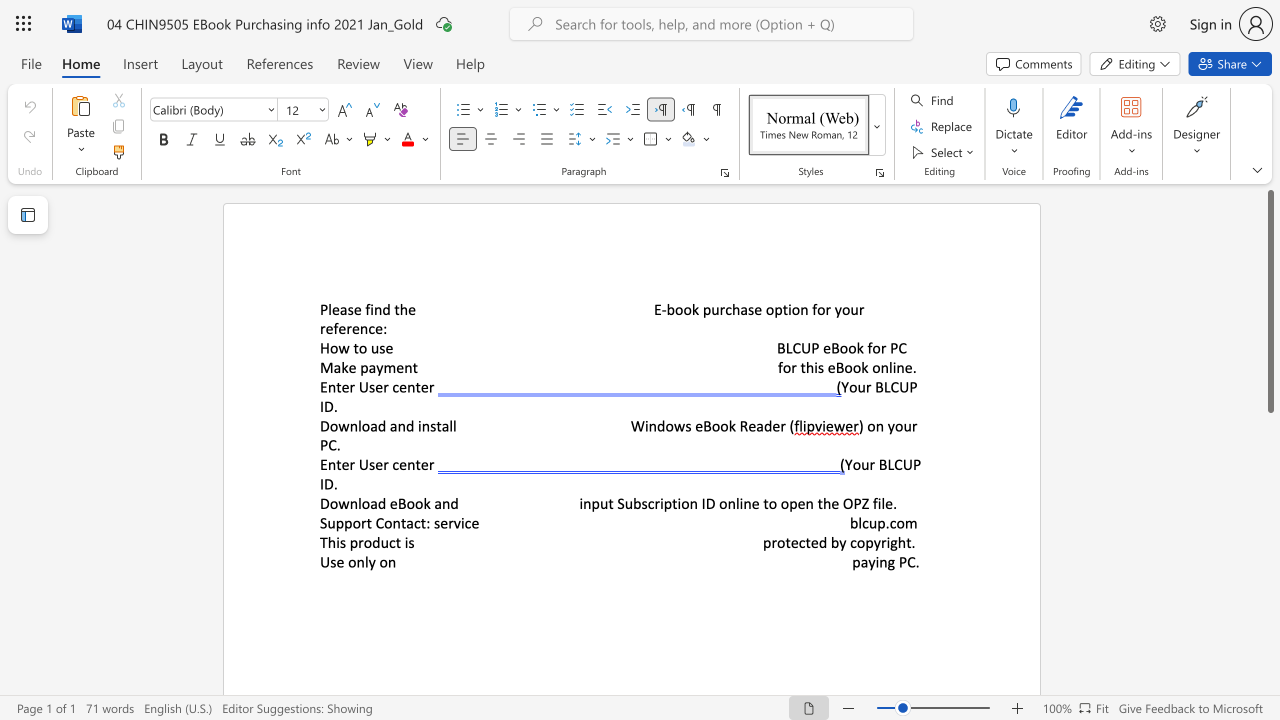 Image resolution: width=1280 pixels, height=720 pixels. I want to click on the subset text "cha" within the text "E-book purchase", so click(724, 309).